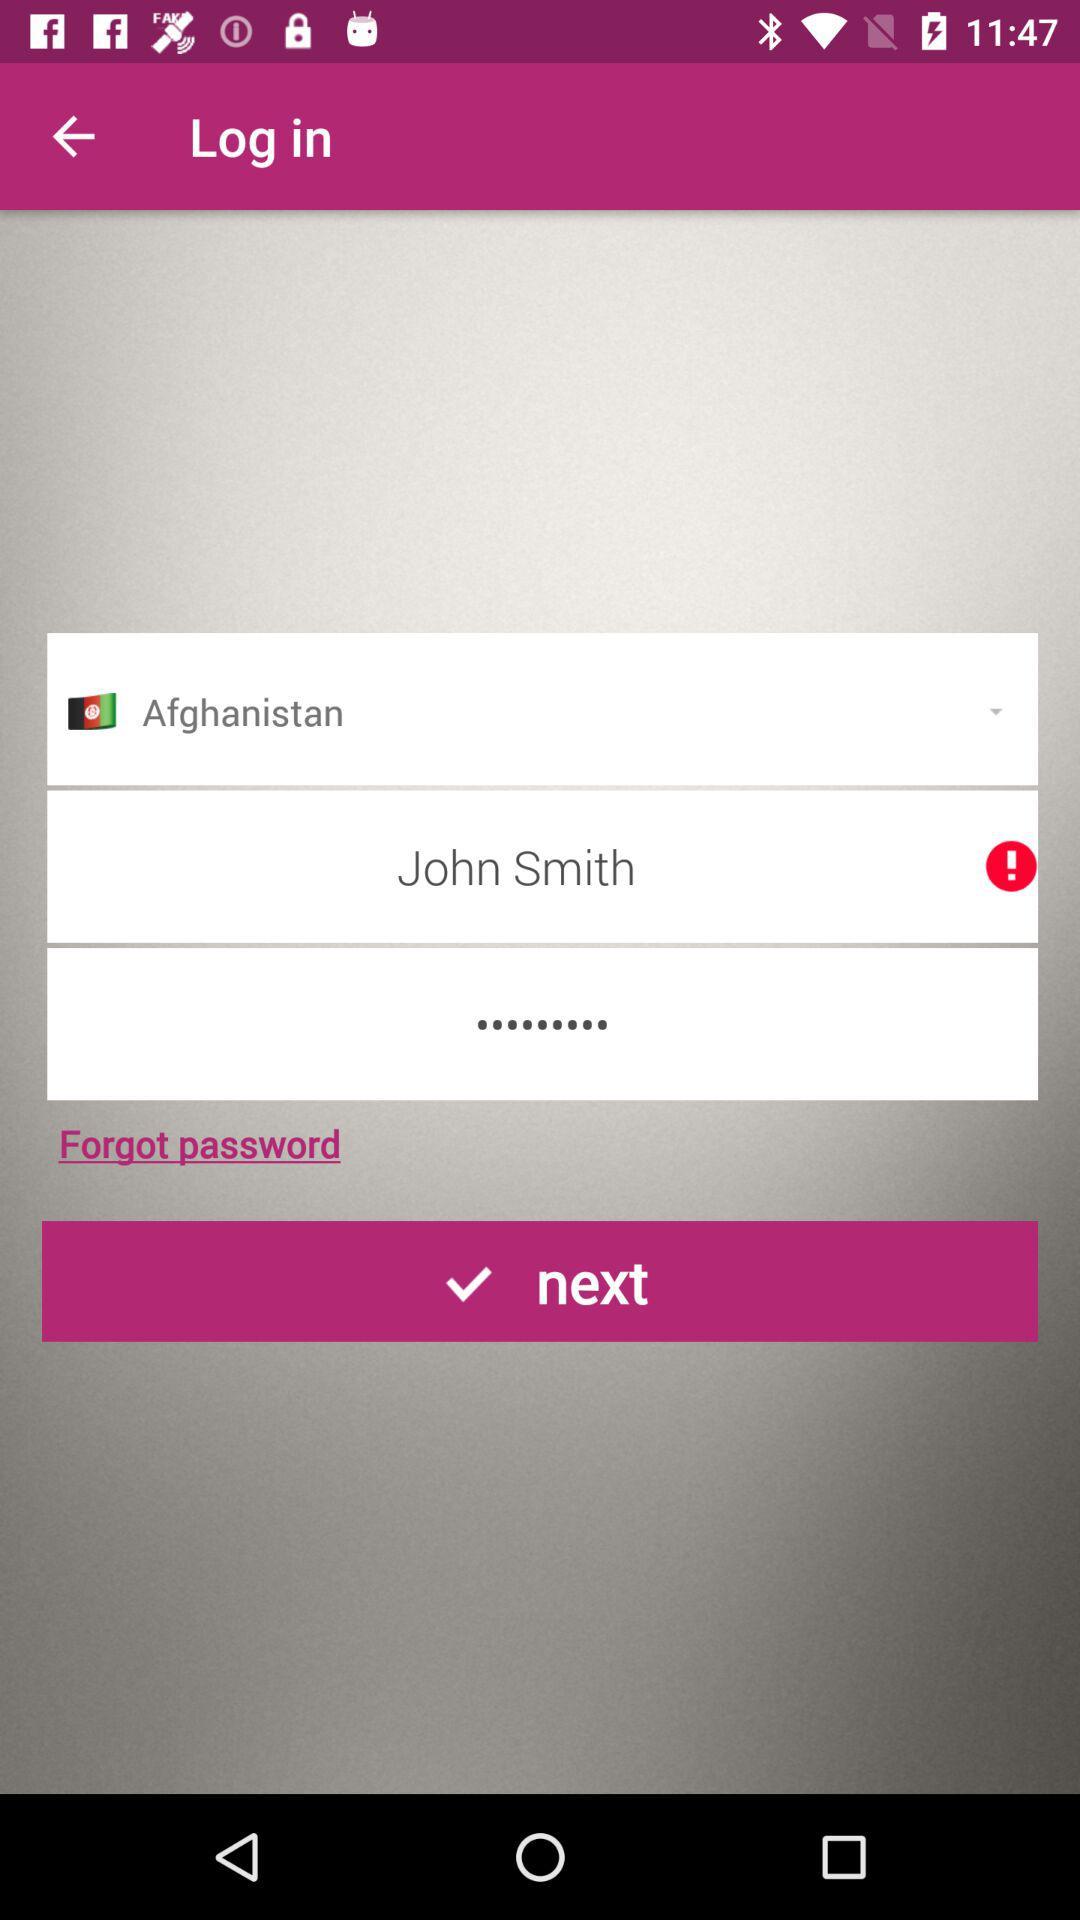 The width and height of the screenshot is (1080, 1920). I want to click on the john smith icon, so click(542, 866).